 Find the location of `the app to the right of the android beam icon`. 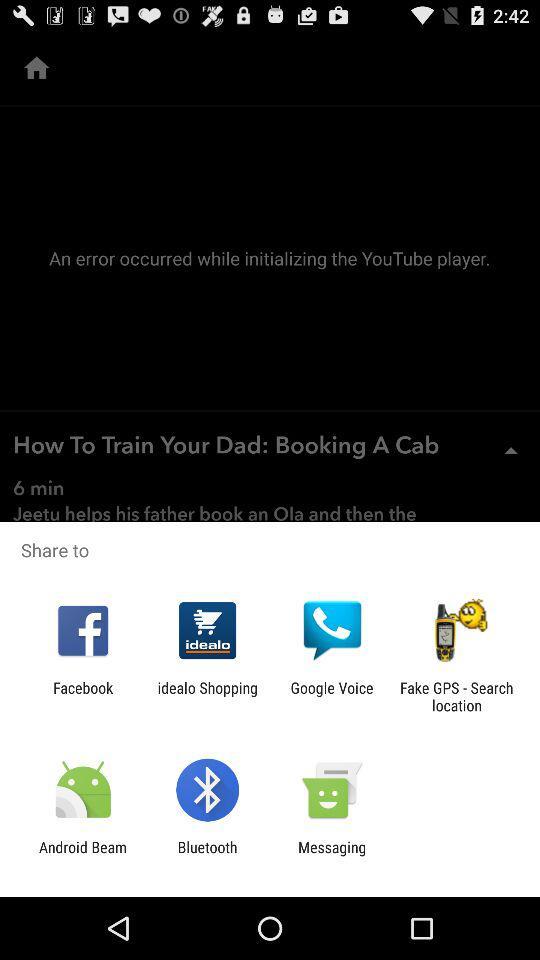

the app to the right of the android beam icon is located at coordinates (206, 855).